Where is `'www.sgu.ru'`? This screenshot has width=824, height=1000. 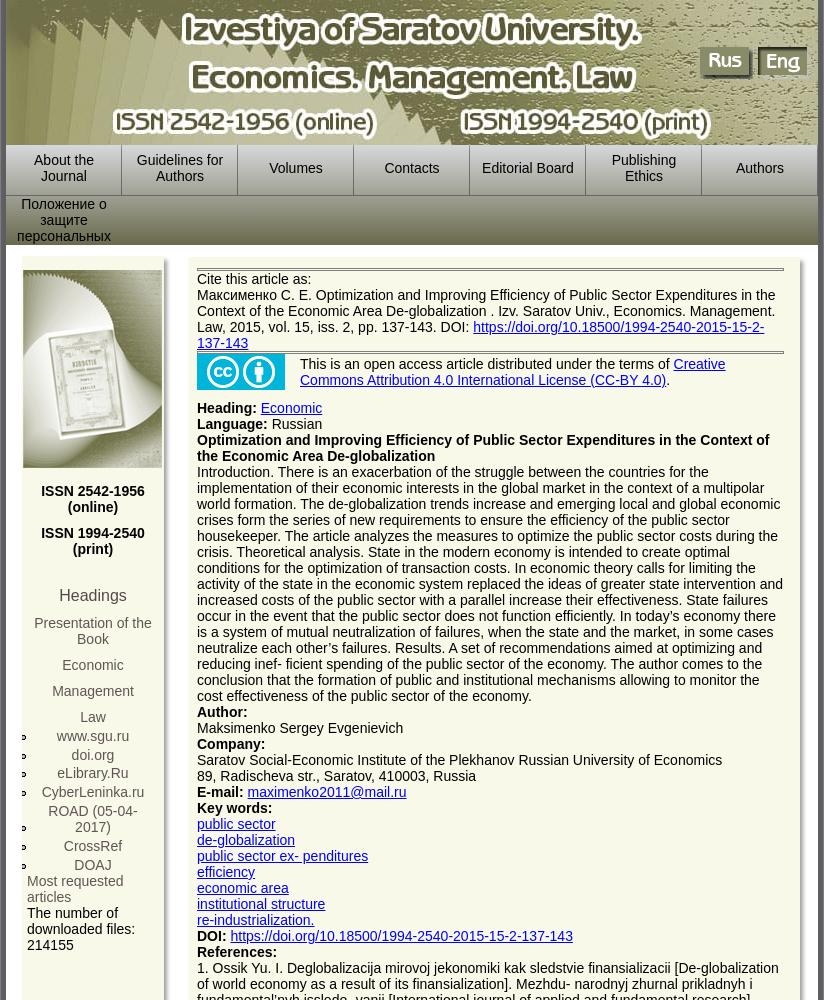
'www.sgu.ru' is located at coordinates (91, 734).